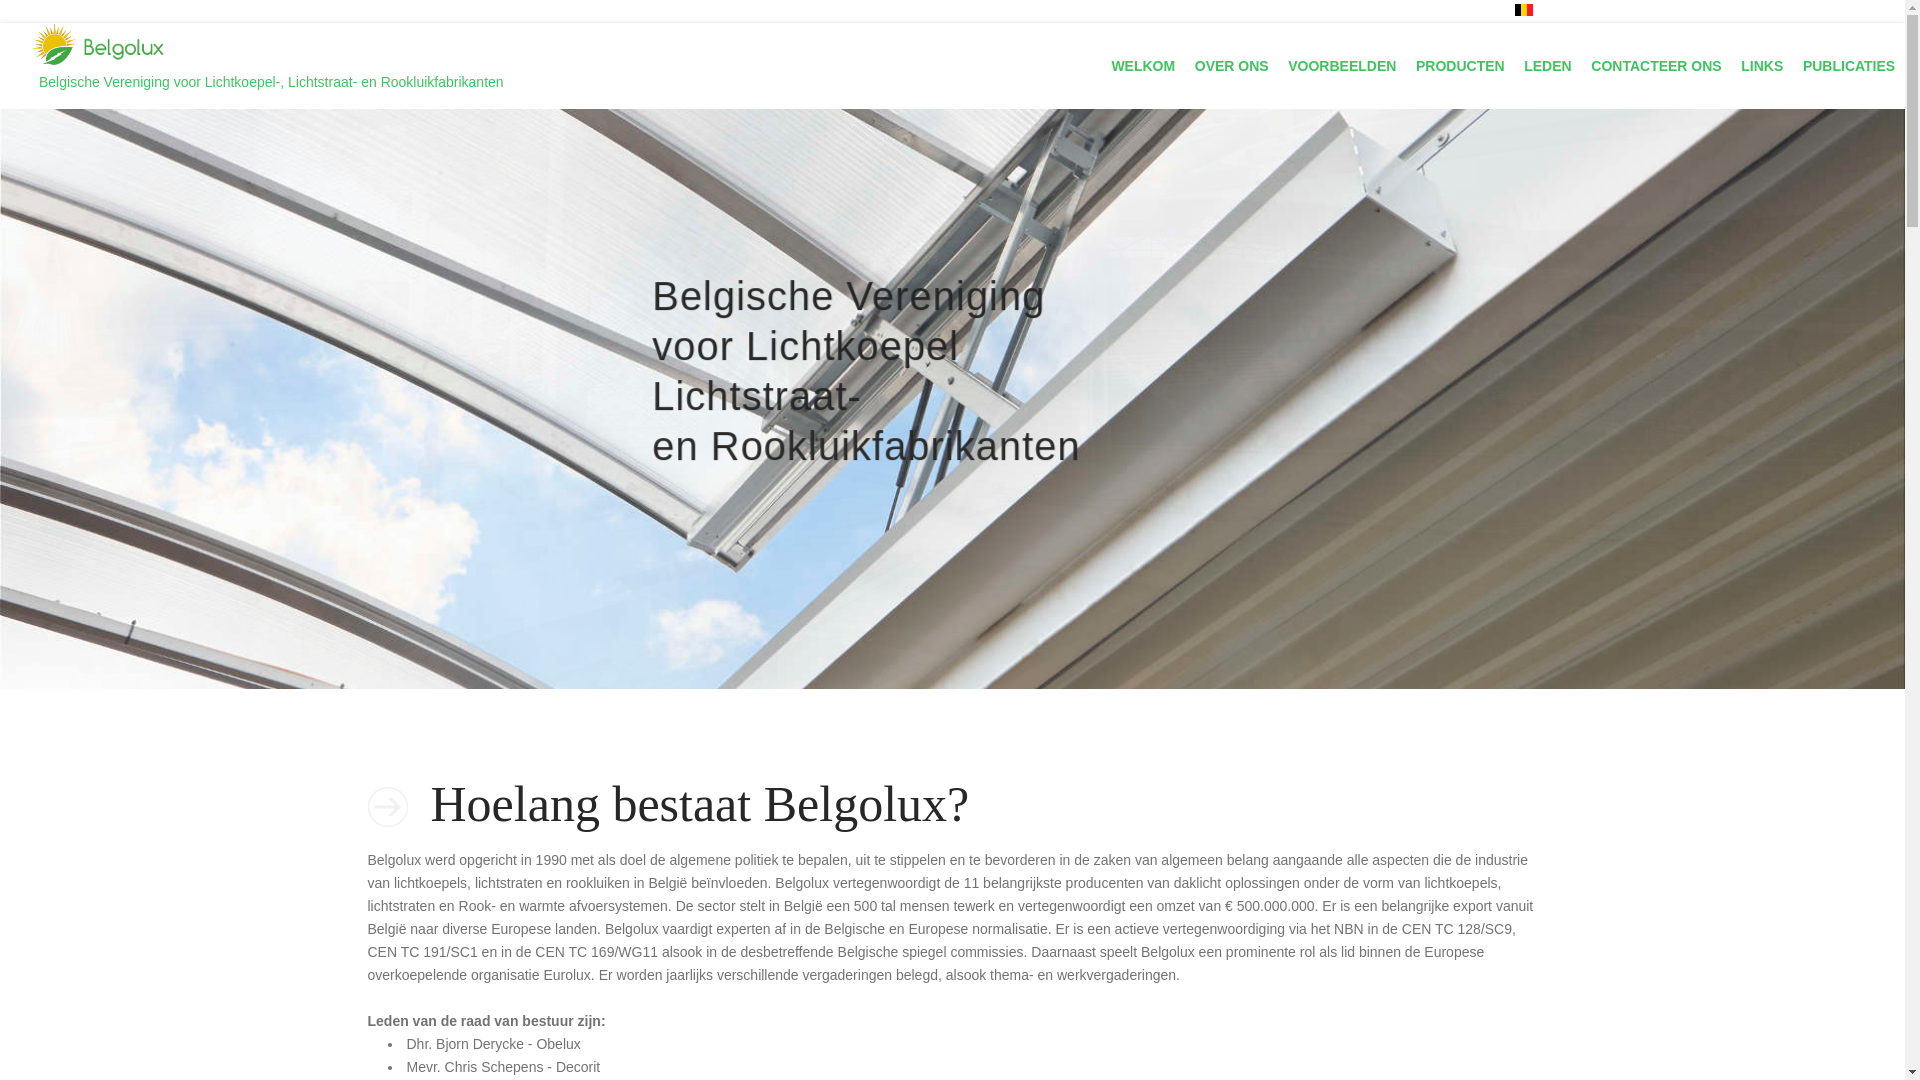 Image resolution: width=1920 pixels, height=1080 pixels. What do you see at coordinates (1762, 64) in the screenshot?
I see `'LINKS'` at bounding box center [1762, 64].